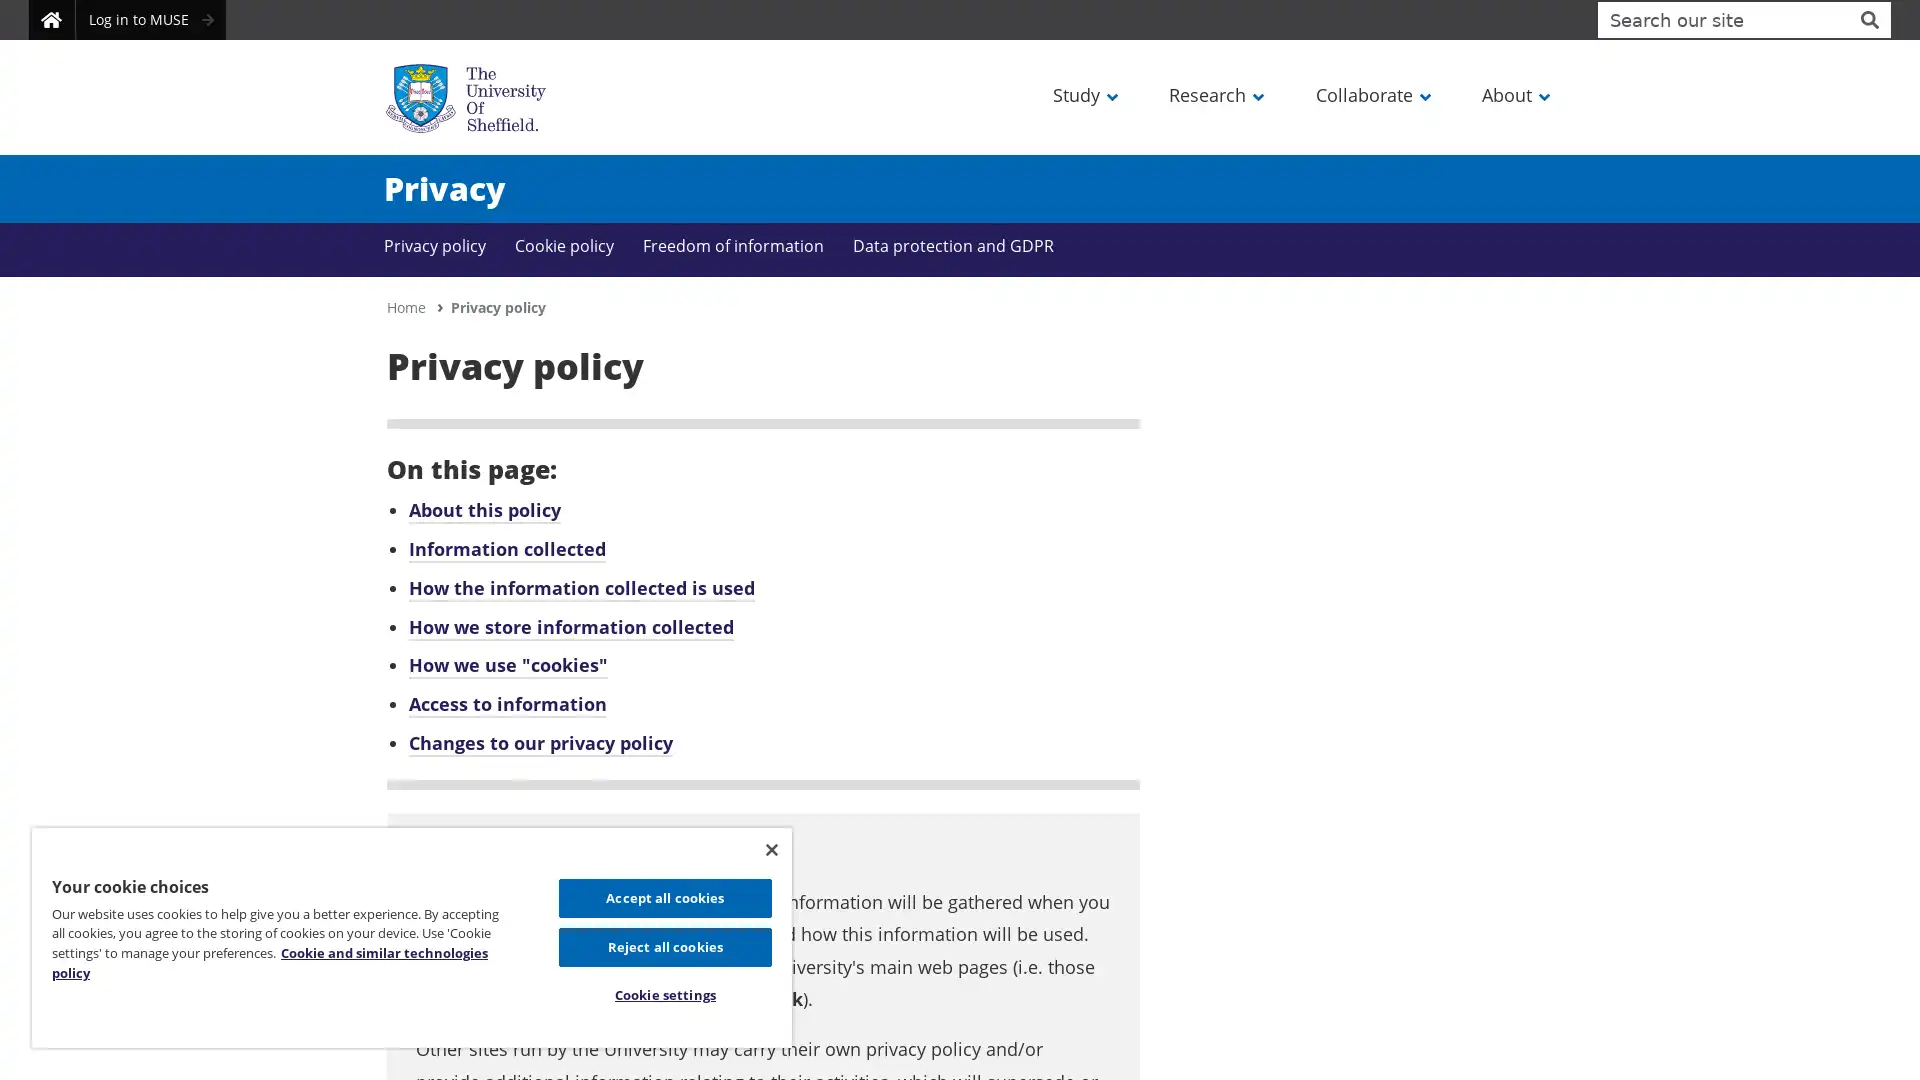  I want to click on Accept all cookies, so click(664, 896).